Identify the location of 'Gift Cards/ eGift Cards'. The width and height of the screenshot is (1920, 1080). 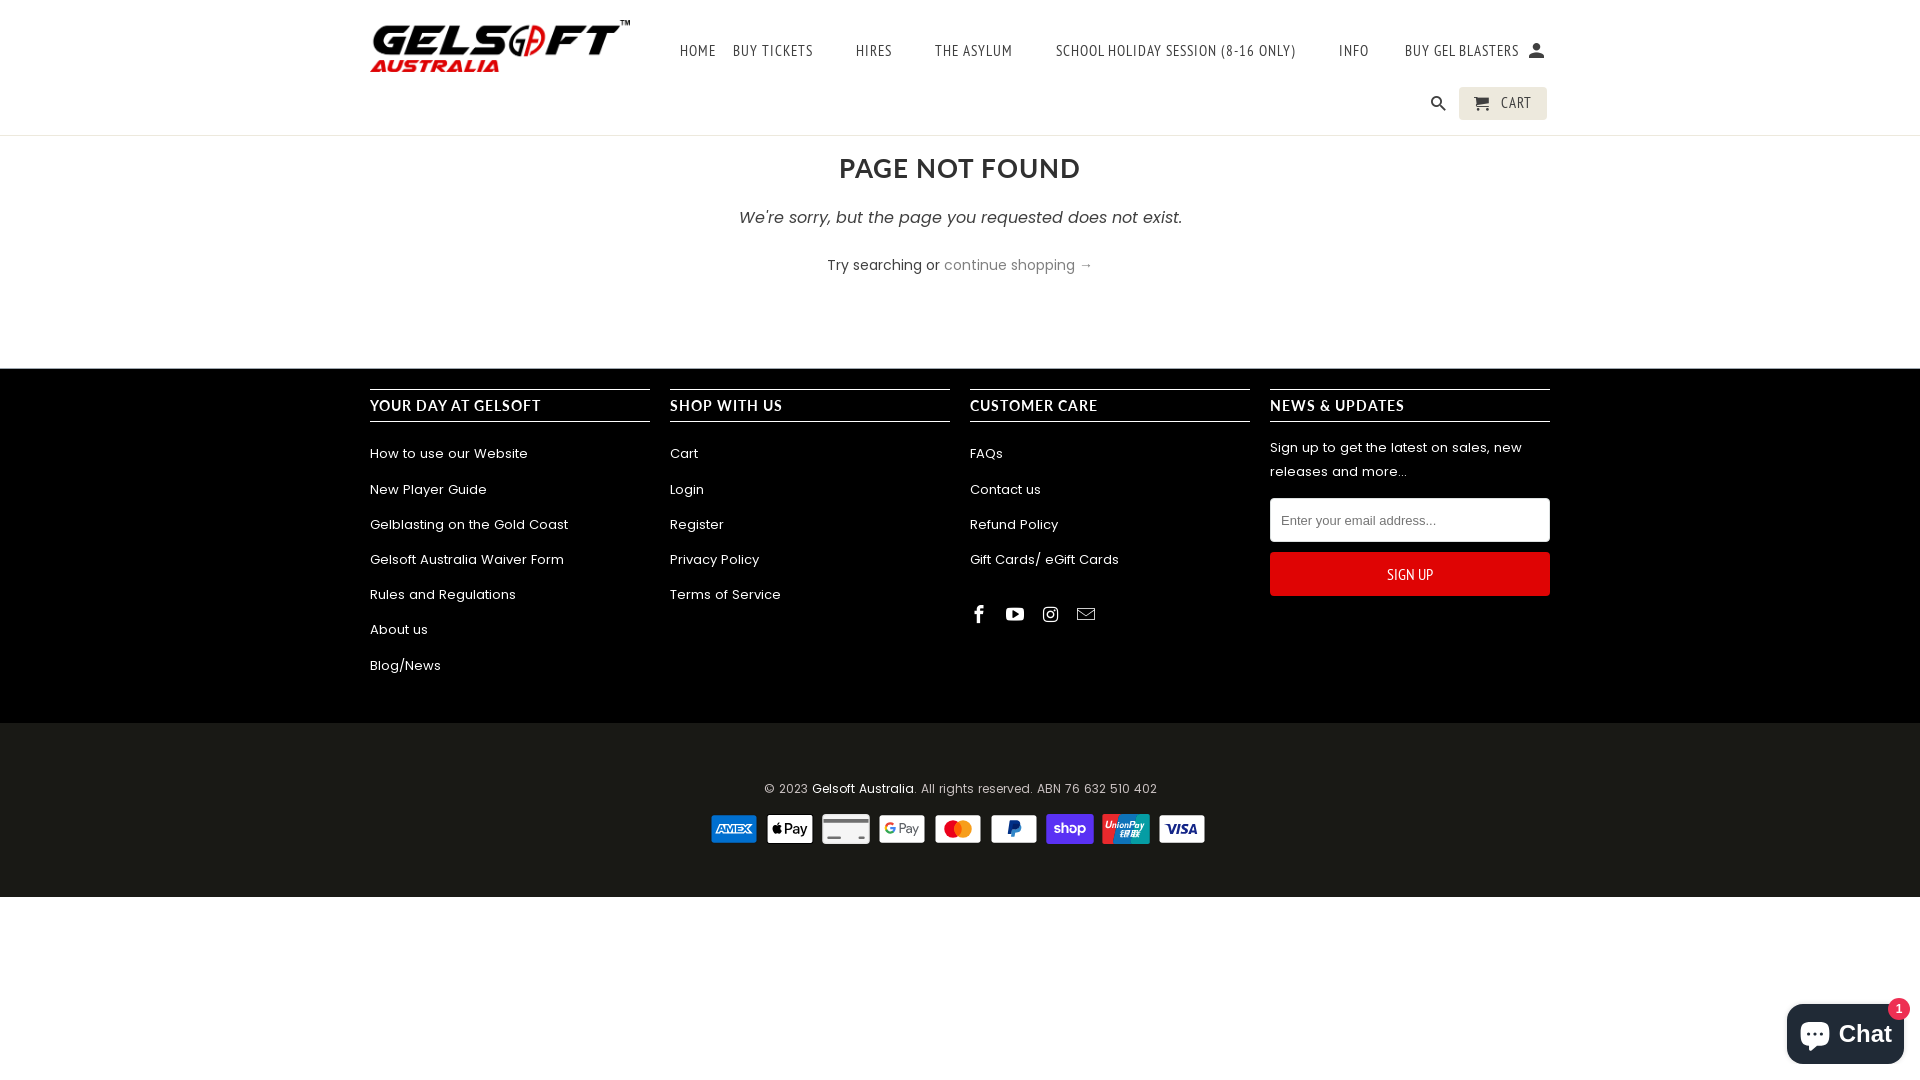
(969, 559).